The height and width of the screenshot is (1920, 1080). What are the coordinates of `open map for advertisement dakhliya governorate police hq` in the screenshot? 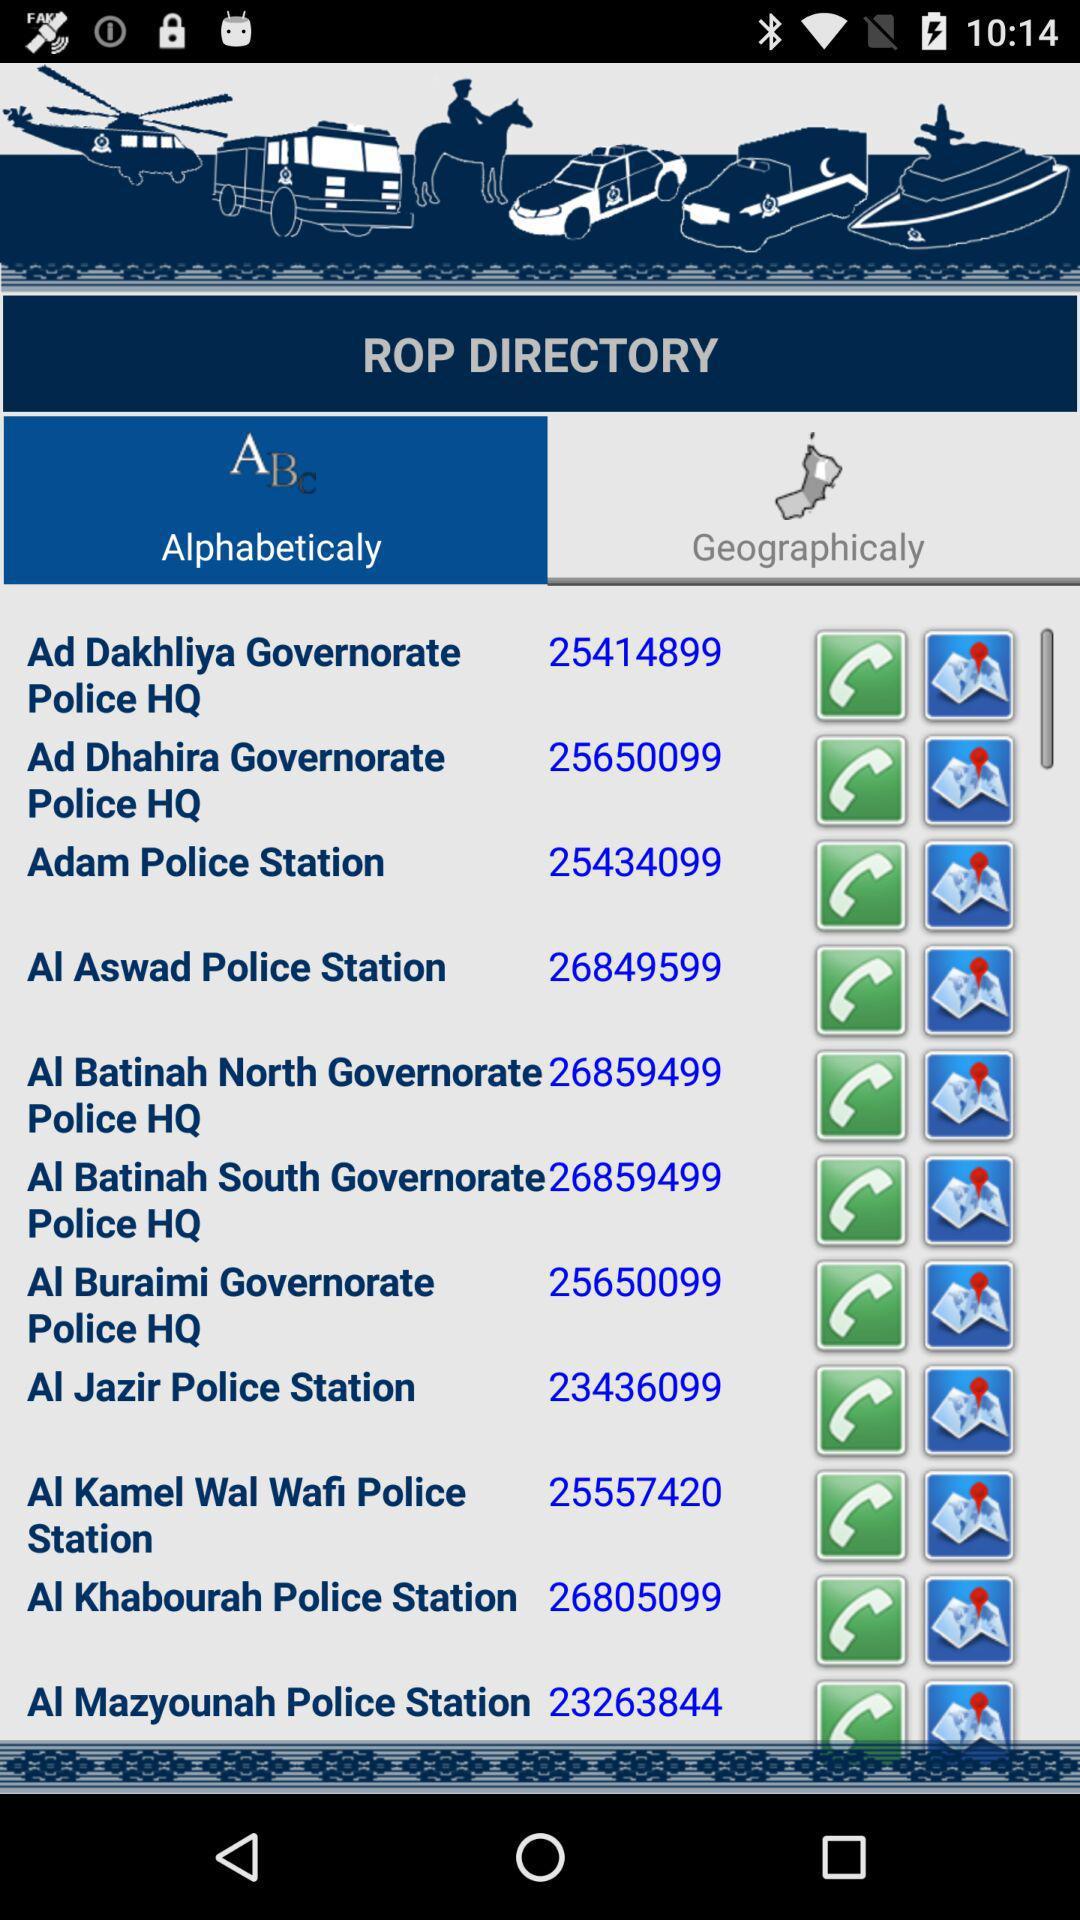 It's located at (967, 676).